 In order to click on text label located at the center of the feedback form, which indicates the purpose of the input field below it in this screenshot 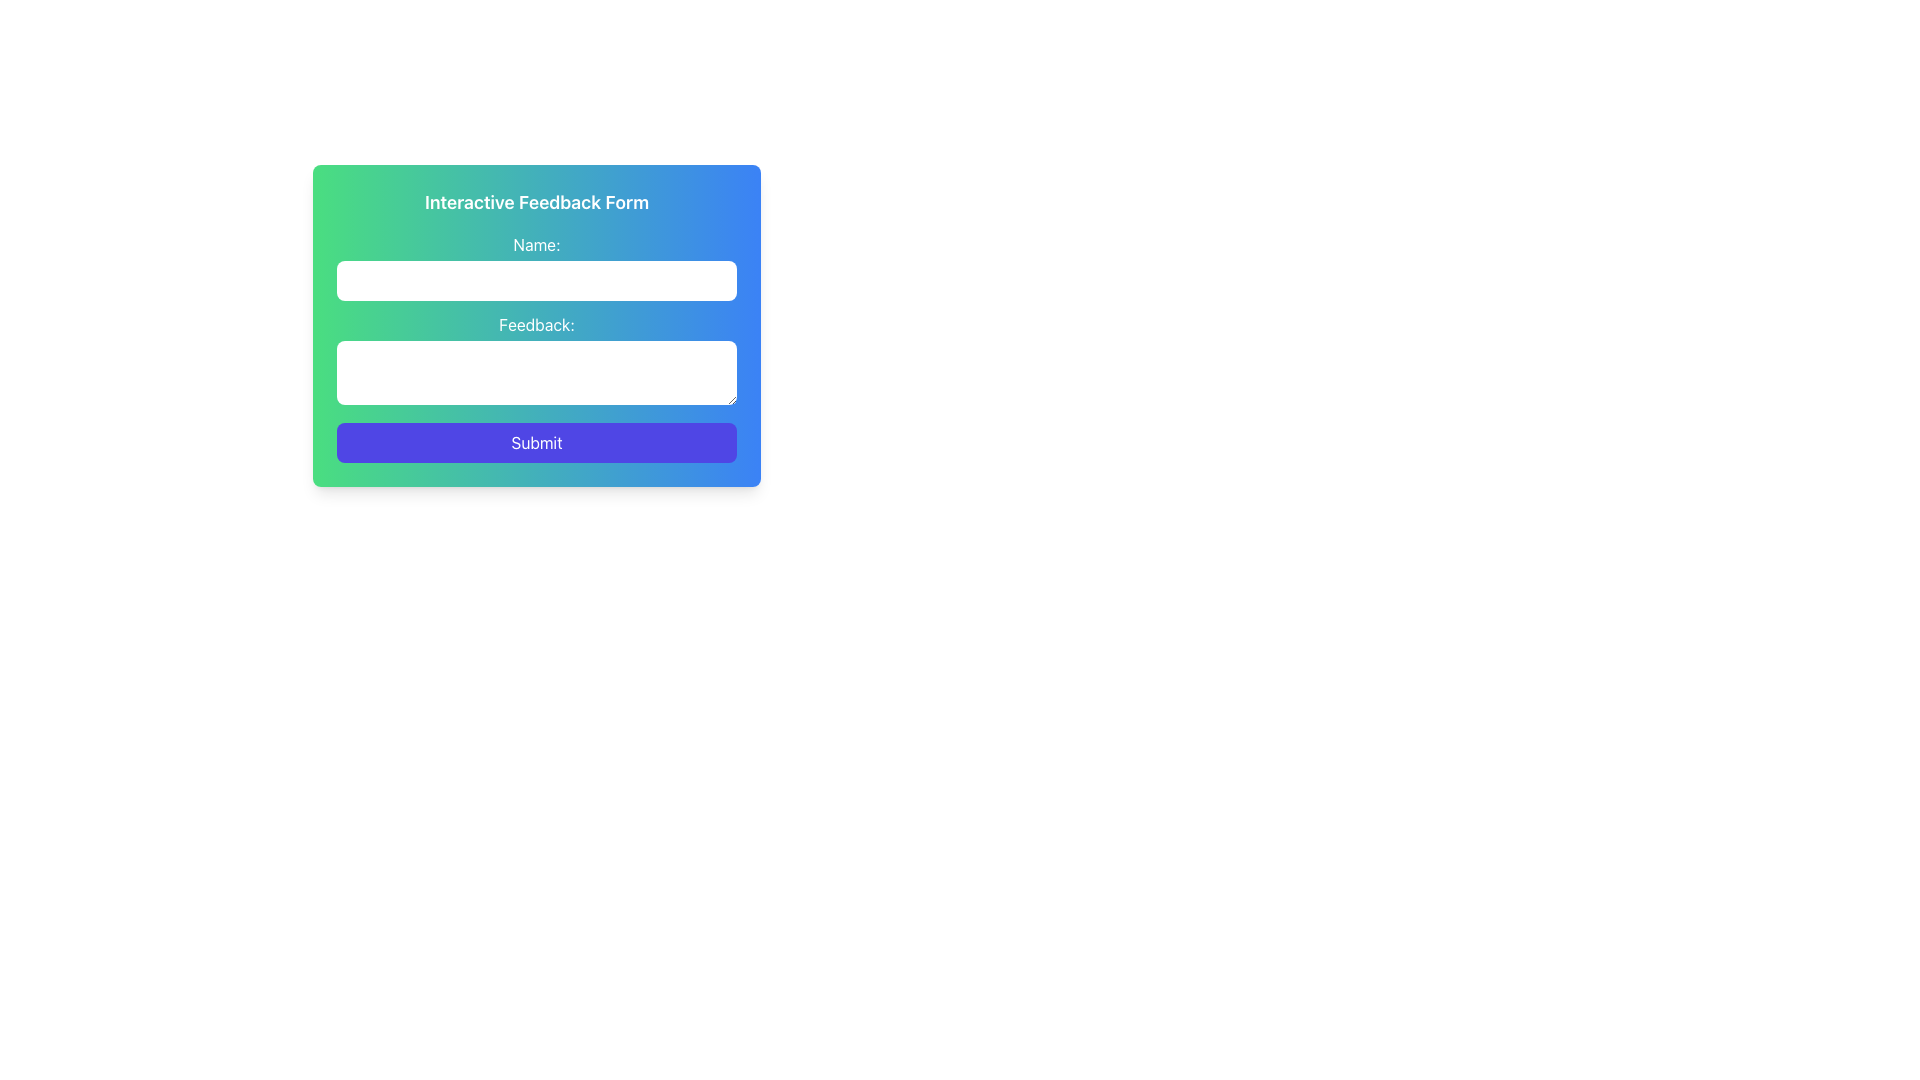, I will do `click(537, 323)`.